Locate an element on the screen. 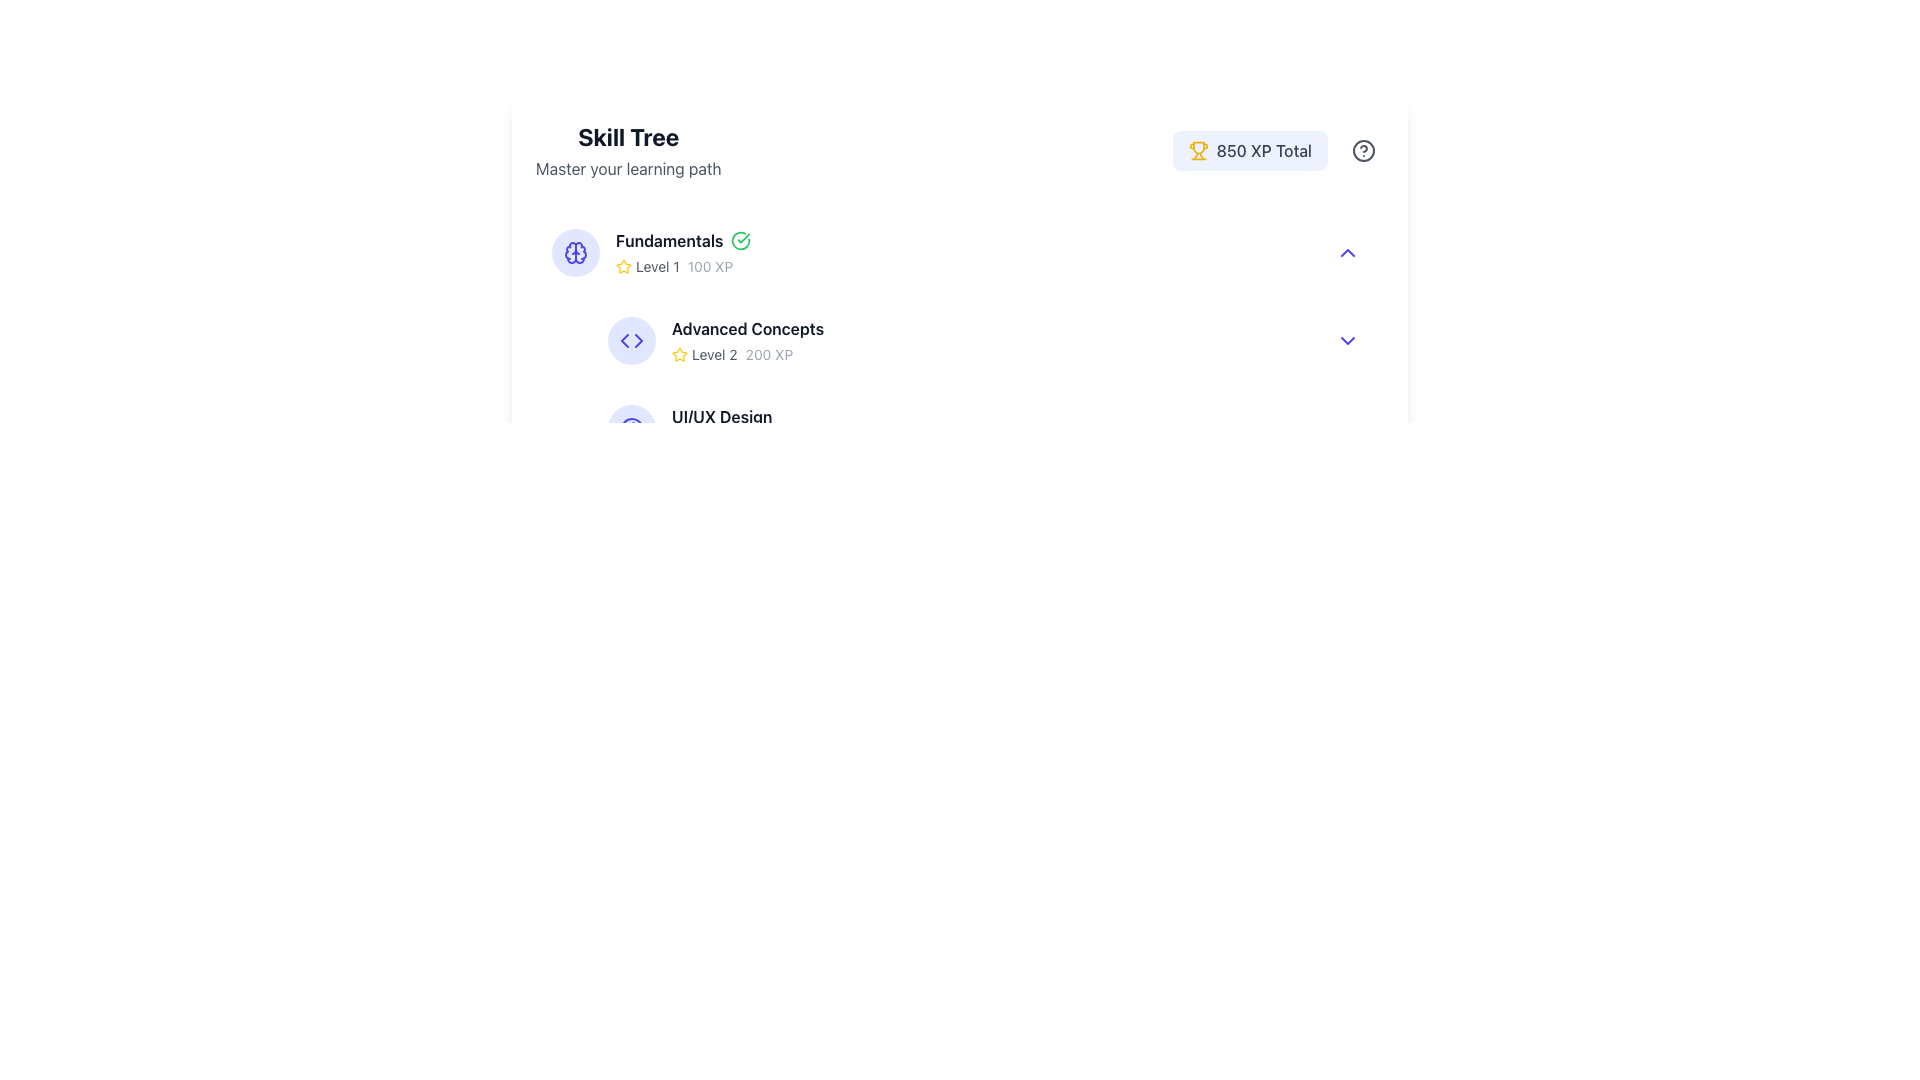 The height and width of the screenshot is (1080, 1920). the design of the 'Fundamentals' skill icon located to the left of the 'Fundamentals Level 1 100 XP' text block, which is the first item in the skill tree section is located at coordinates (575, 252).